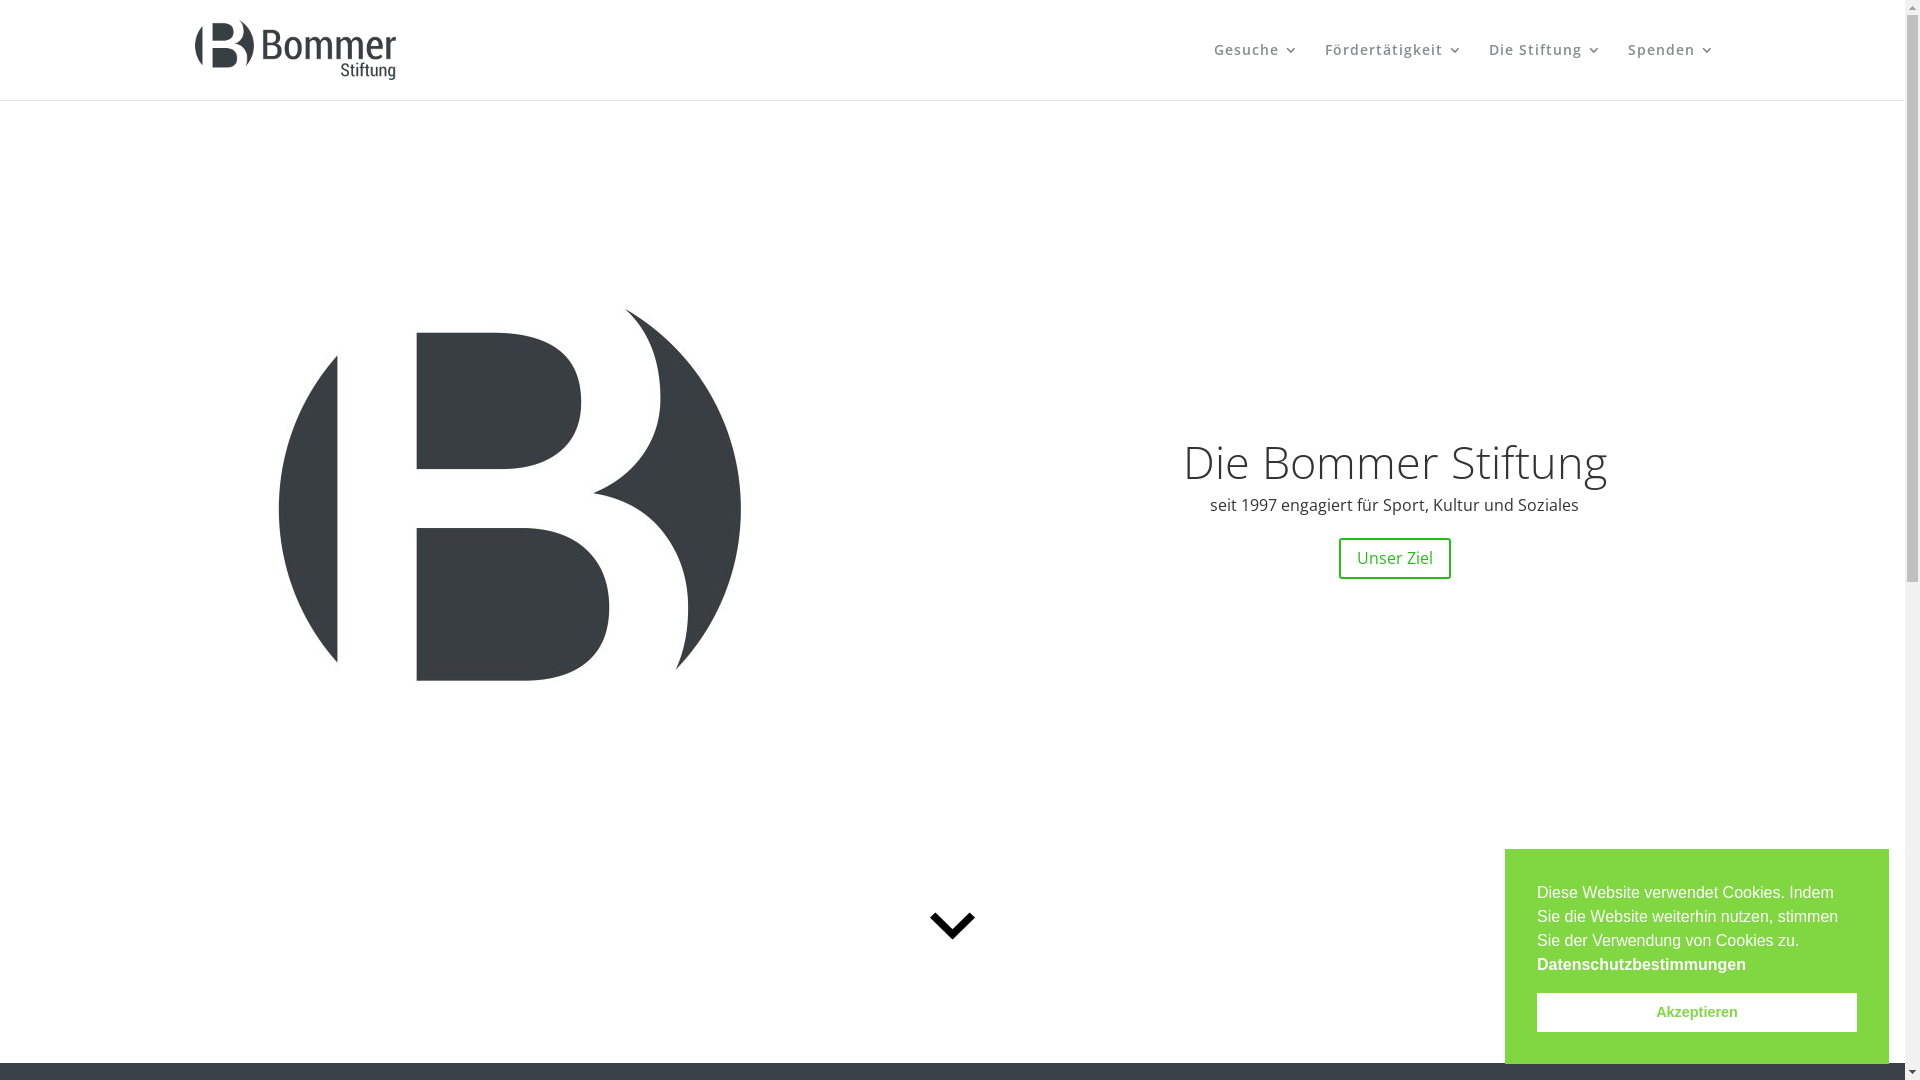  What do you see at coordinates (1543, 70) in the screenshot?
I see `'Die Stiftung'` at bounding box center [1543, 70].